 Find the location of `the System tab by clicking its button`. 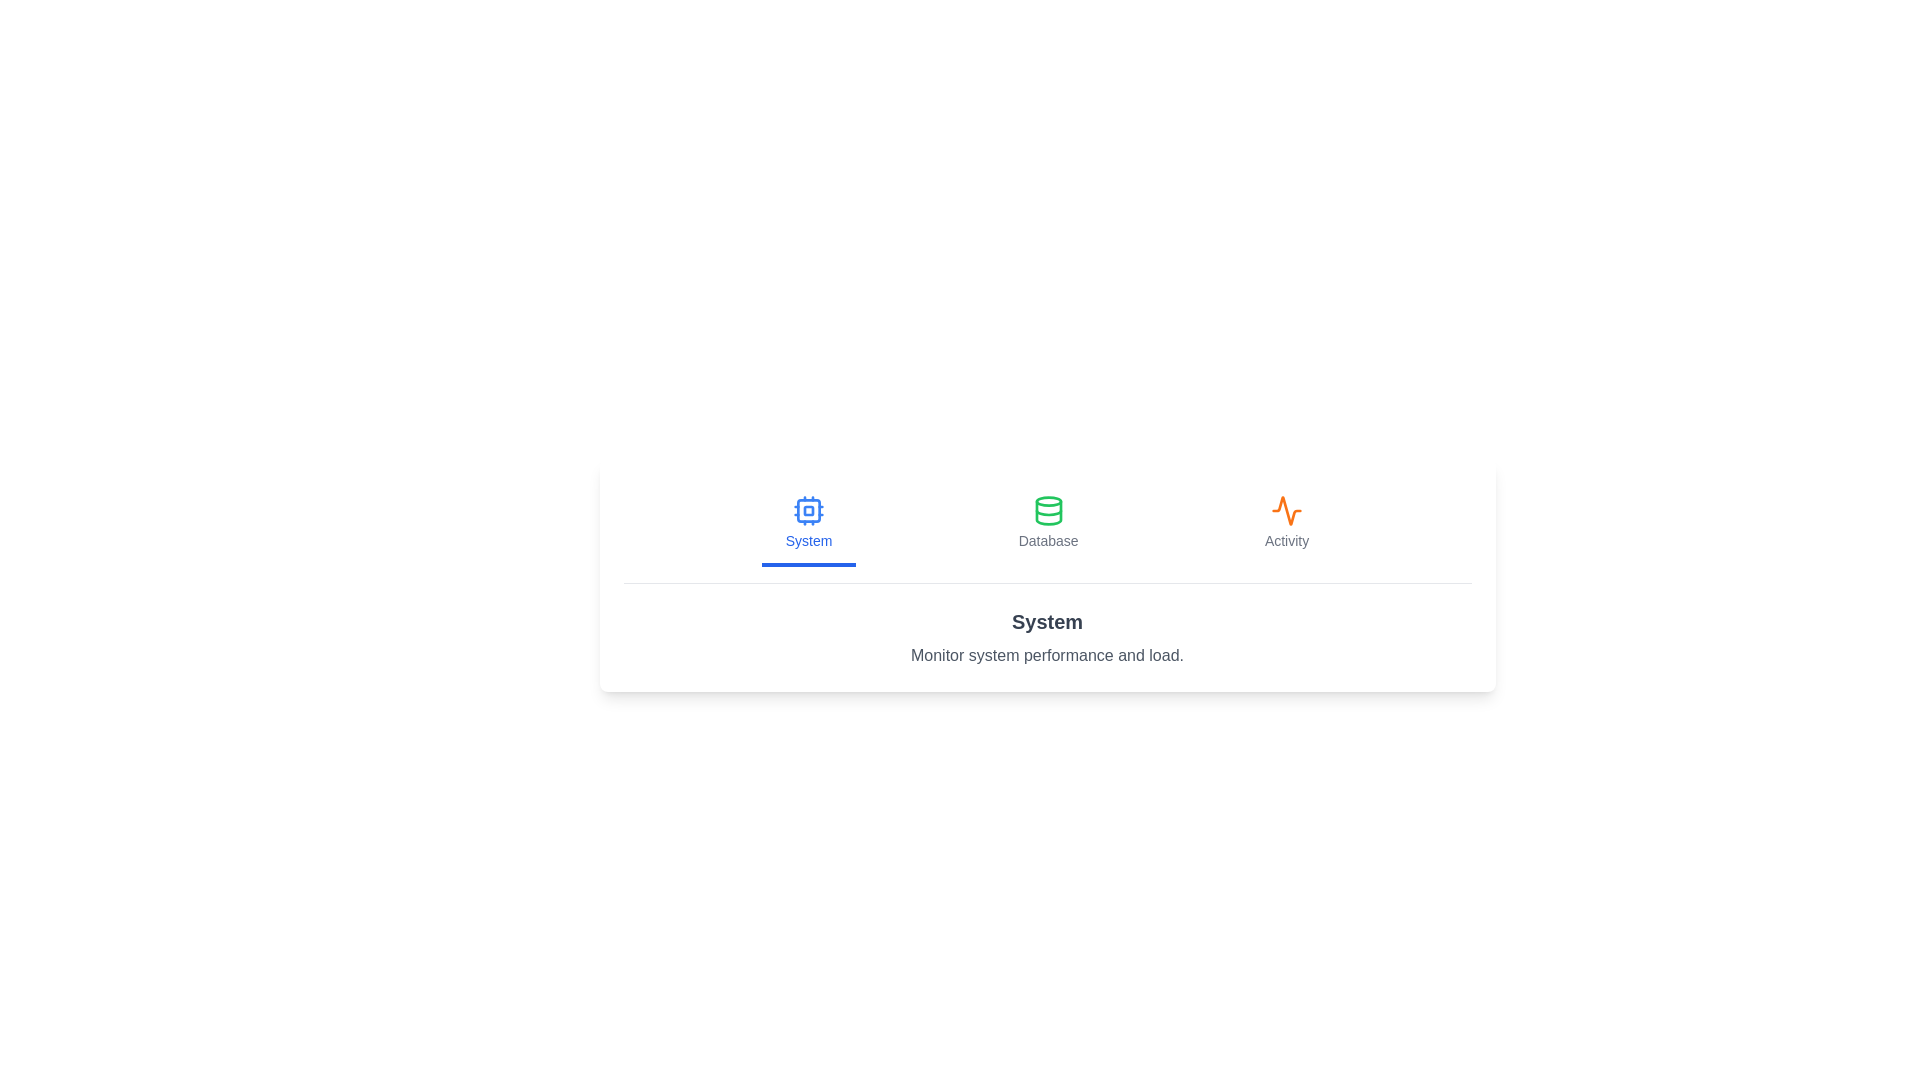

the System tab by clicking its button is located at coordinates (809, 523).